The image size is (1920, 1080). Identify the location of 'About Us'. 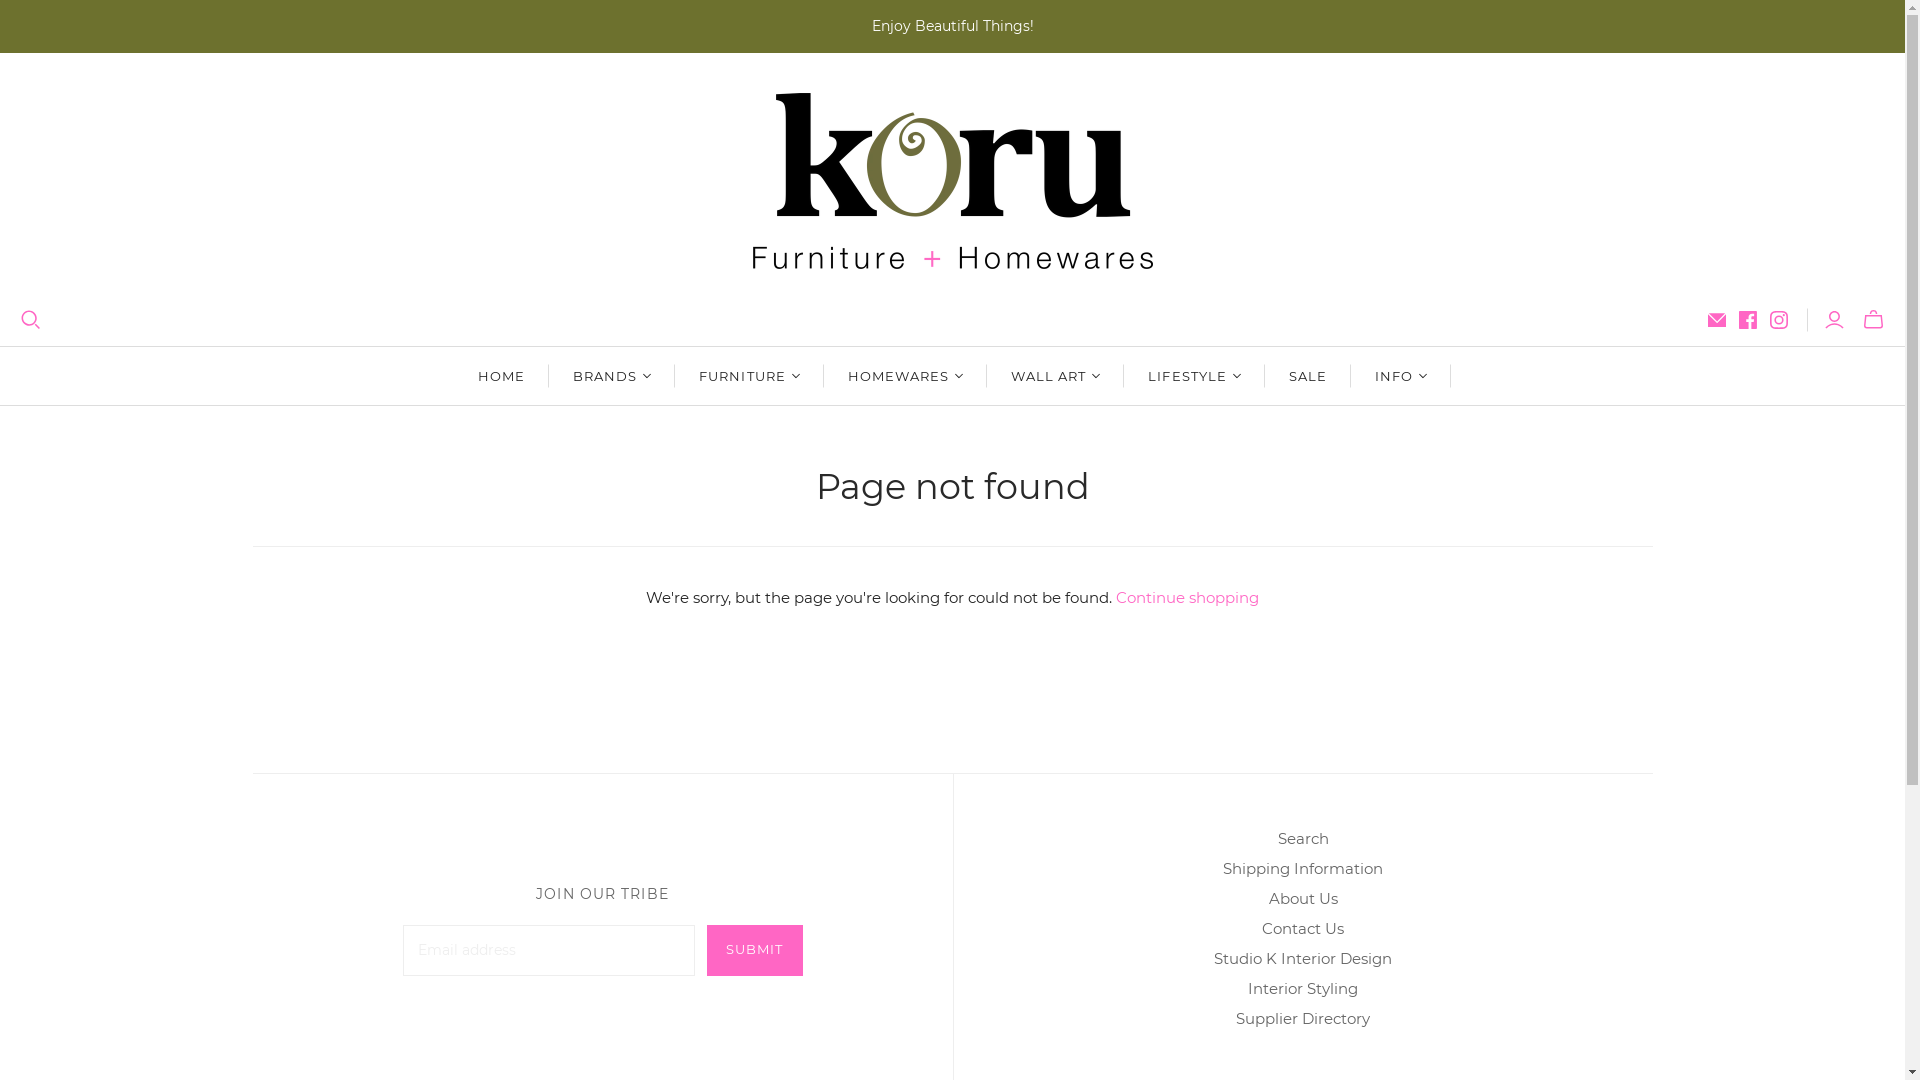
(1266, 897).